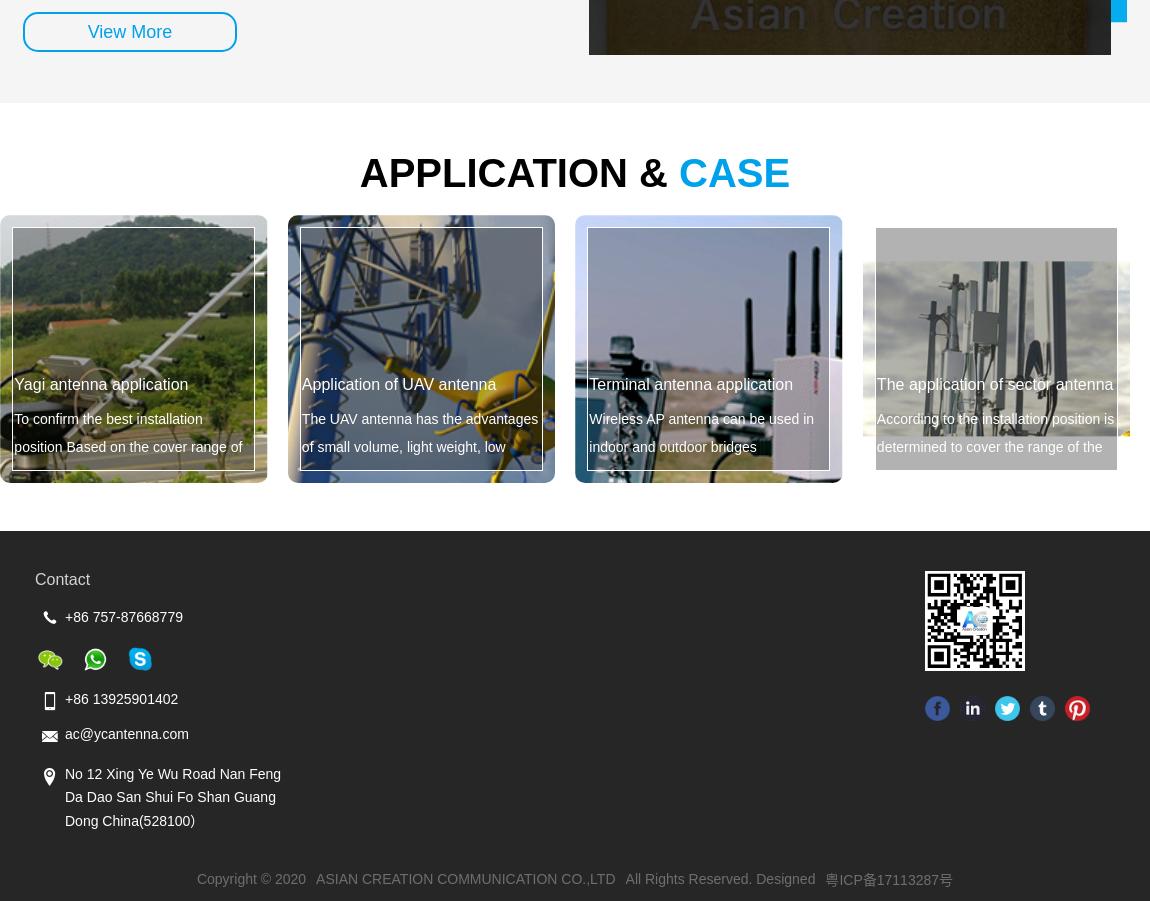  Describe the element at coordinates (122, 616) in the screenshot. I see `'+86 757-87668779'` at that location.